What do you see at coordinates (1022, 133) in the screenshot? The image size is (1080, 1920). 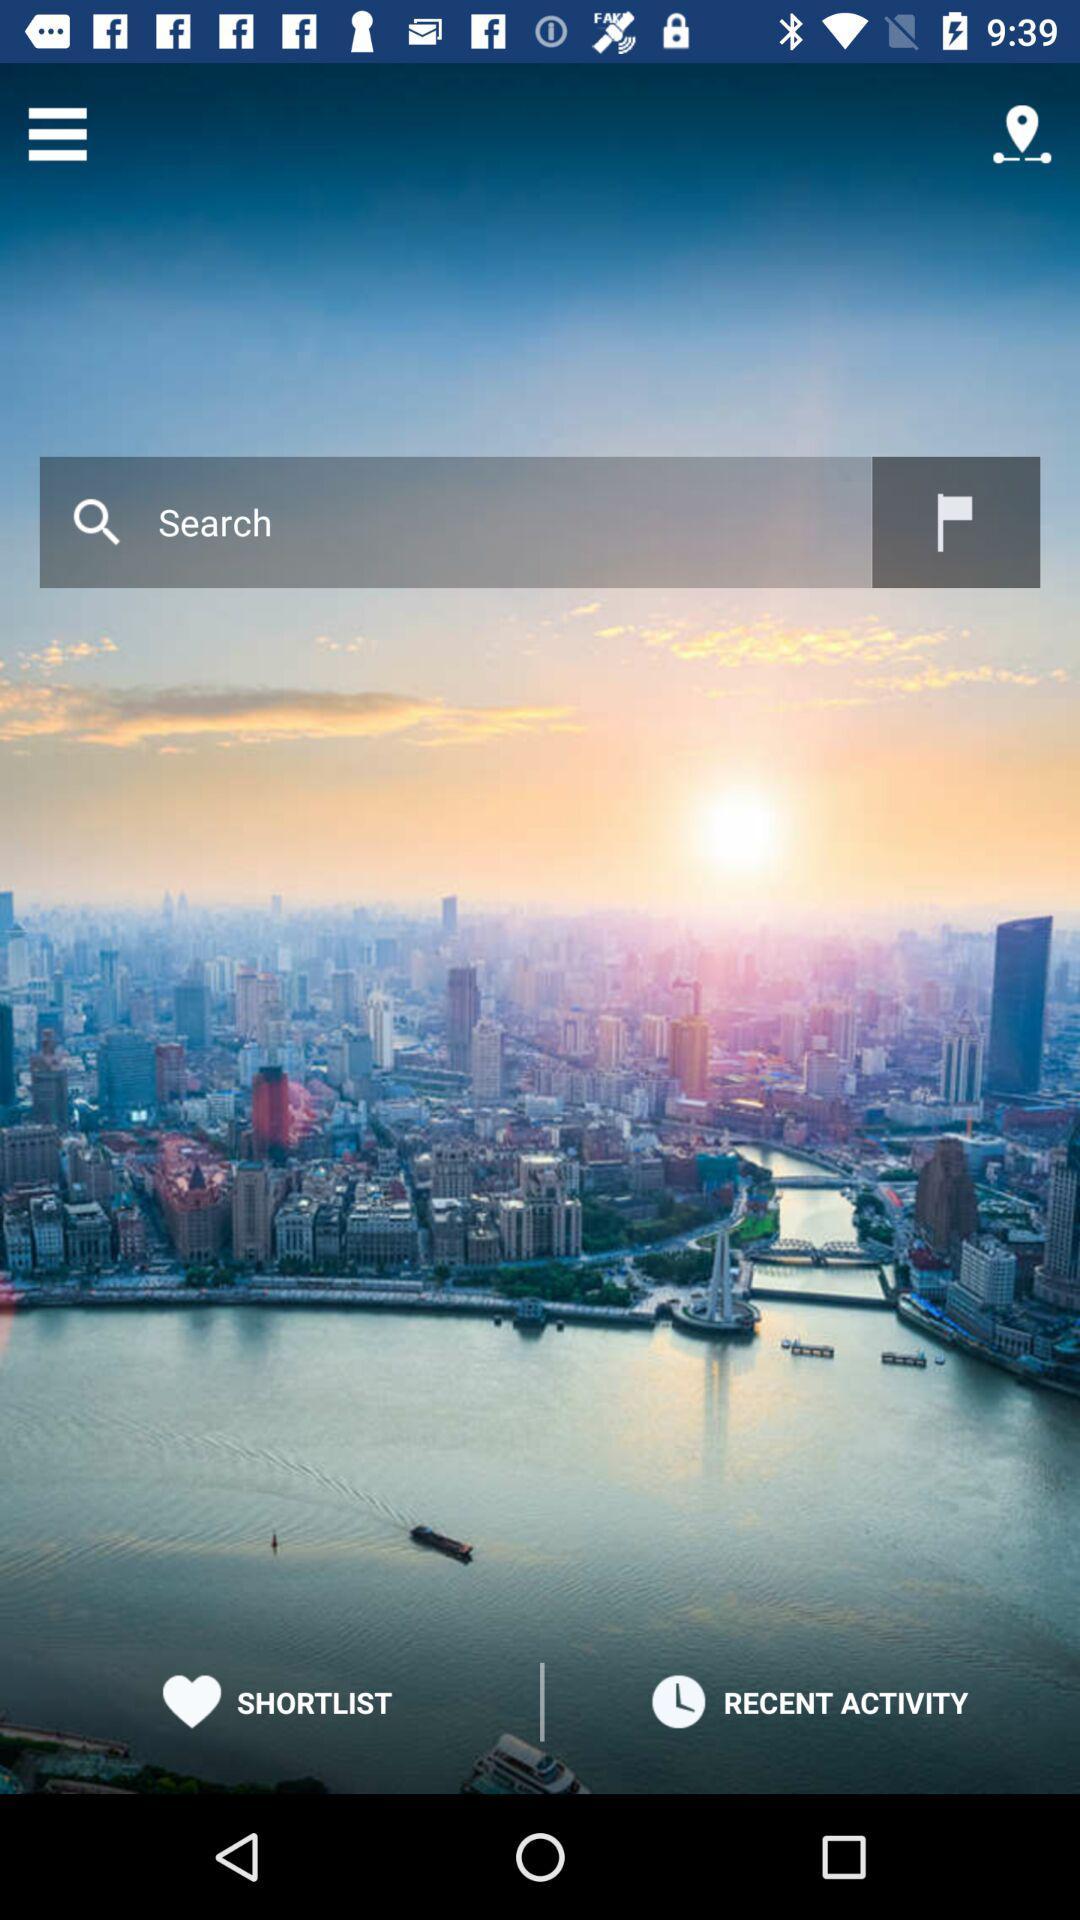 I see `the location icon` at bounding box center [1022, 133].